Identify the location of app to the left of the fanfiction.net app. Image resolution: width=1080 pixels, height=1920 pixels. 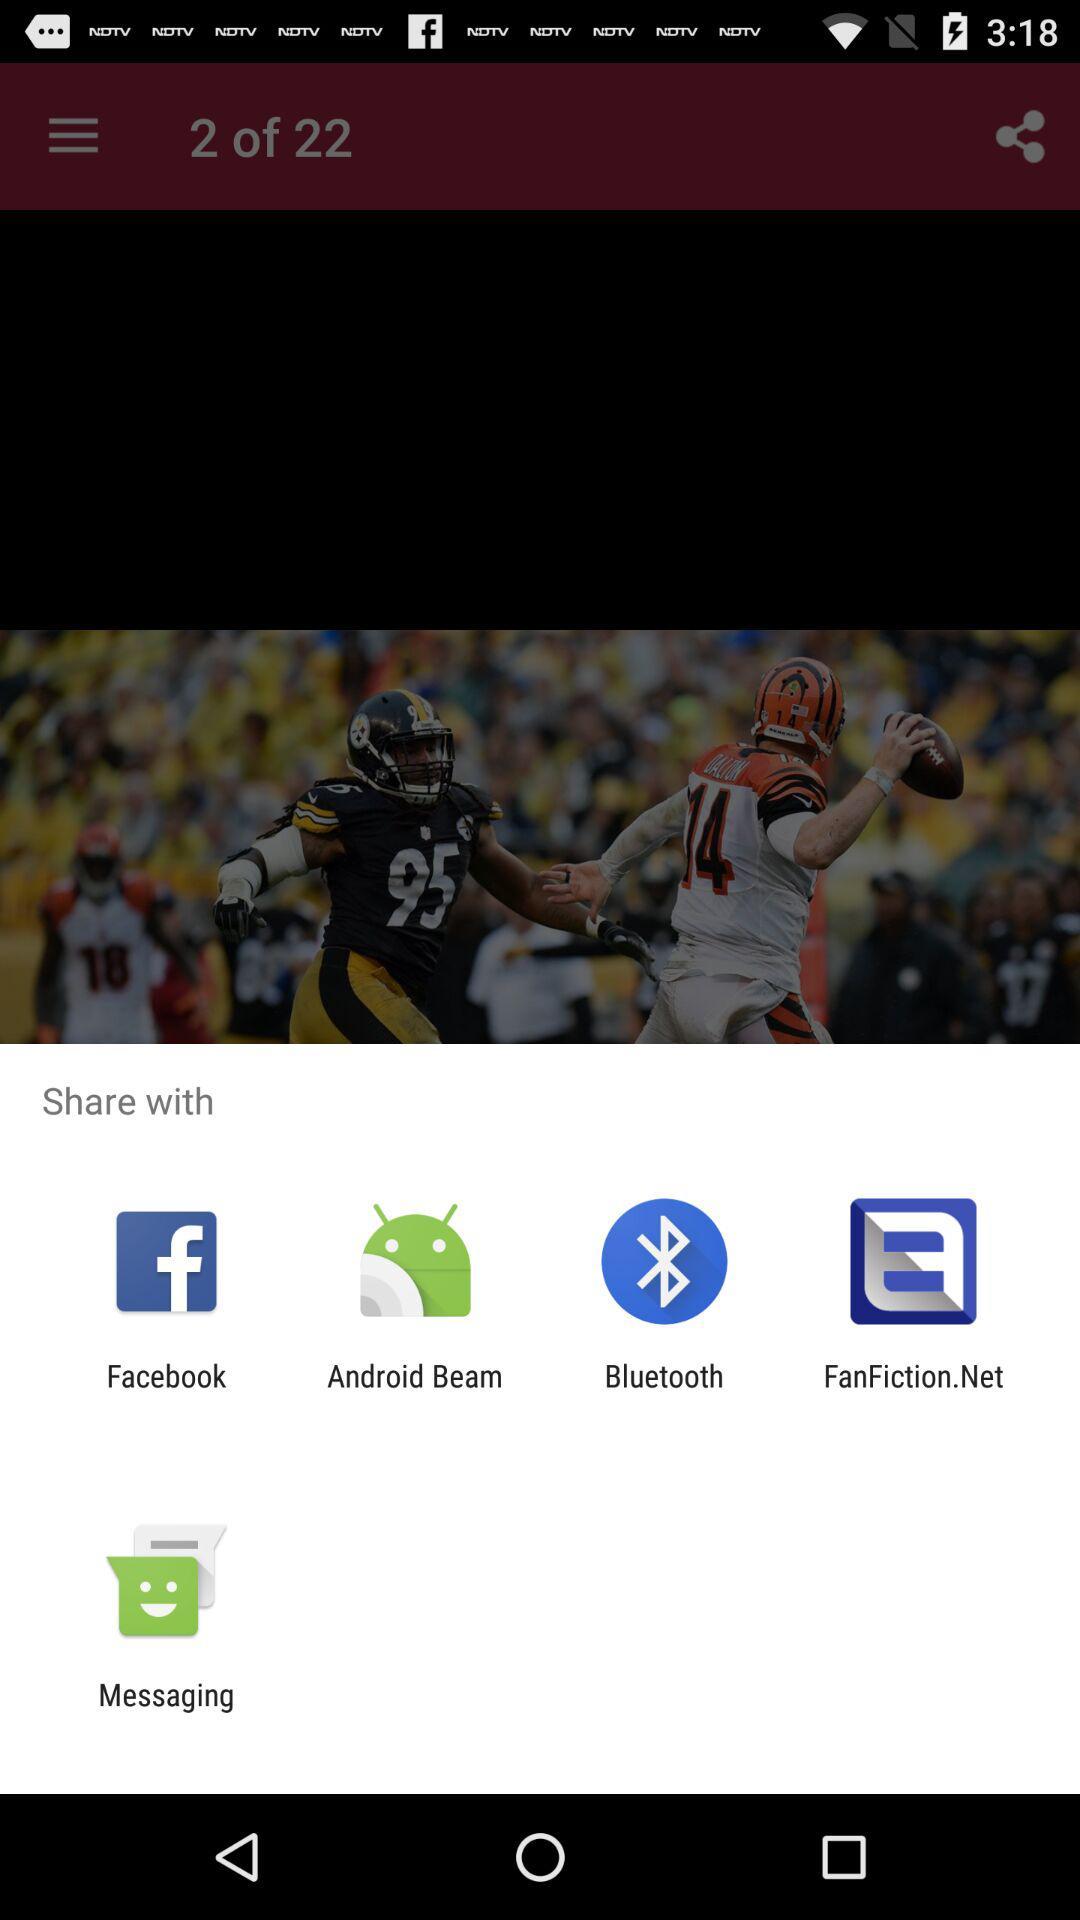
(664, 1392).